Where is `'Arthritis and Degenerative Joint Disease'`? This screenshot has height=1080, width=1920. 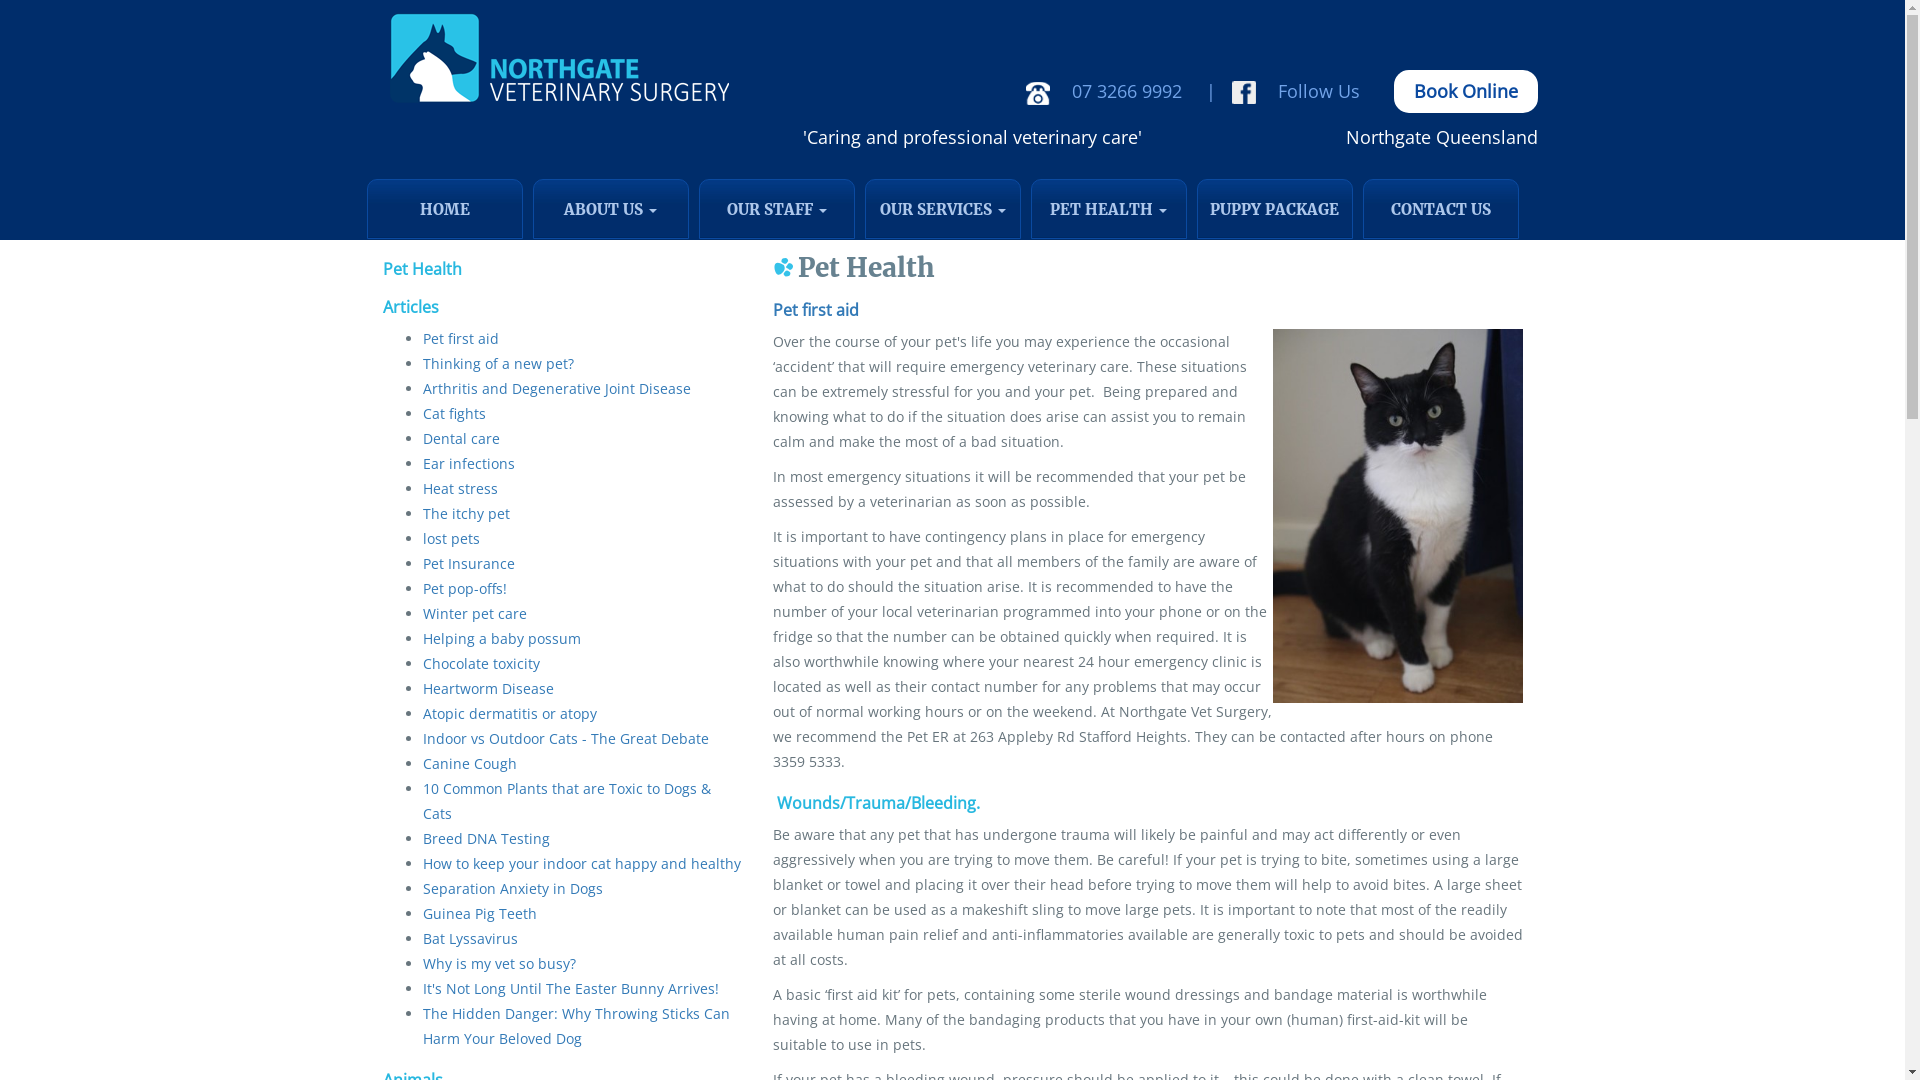
'Arthritis and Degenerative Joint Disease' is located at coordinates (421, 388).